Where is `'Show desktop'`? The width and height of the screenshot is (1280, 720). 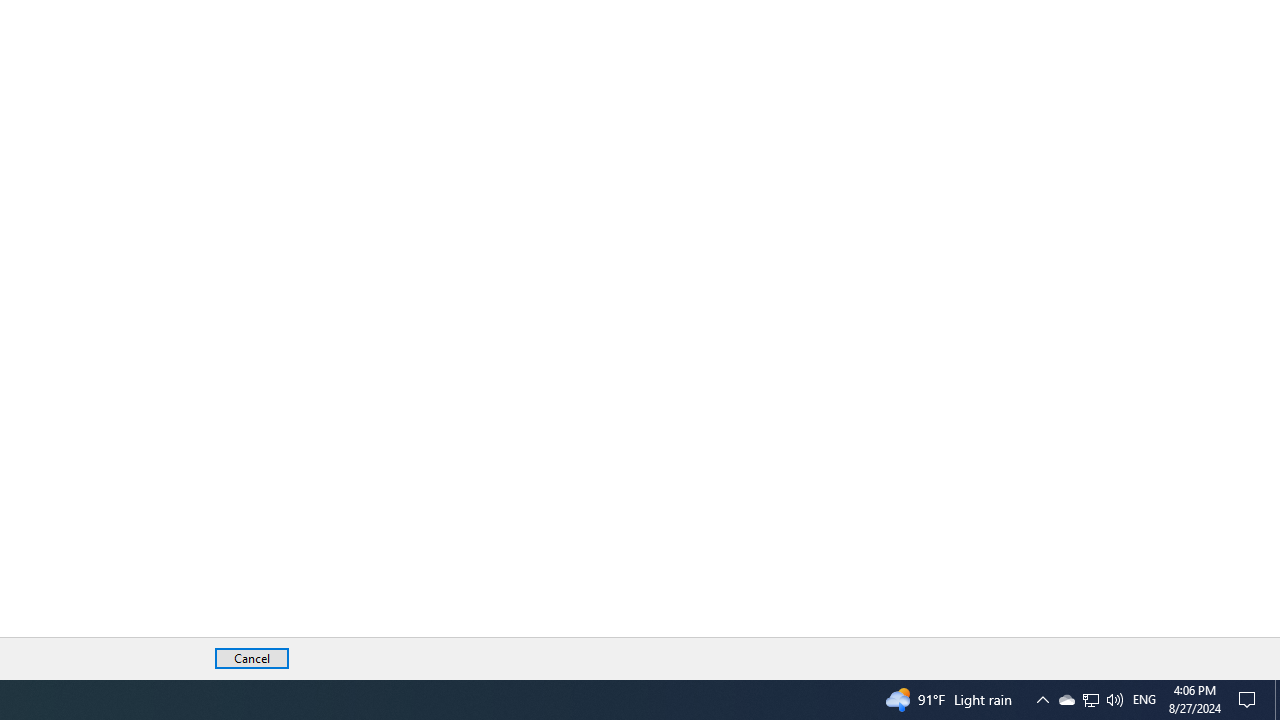
'Show desktop' is located at coordinates (1276, 698).